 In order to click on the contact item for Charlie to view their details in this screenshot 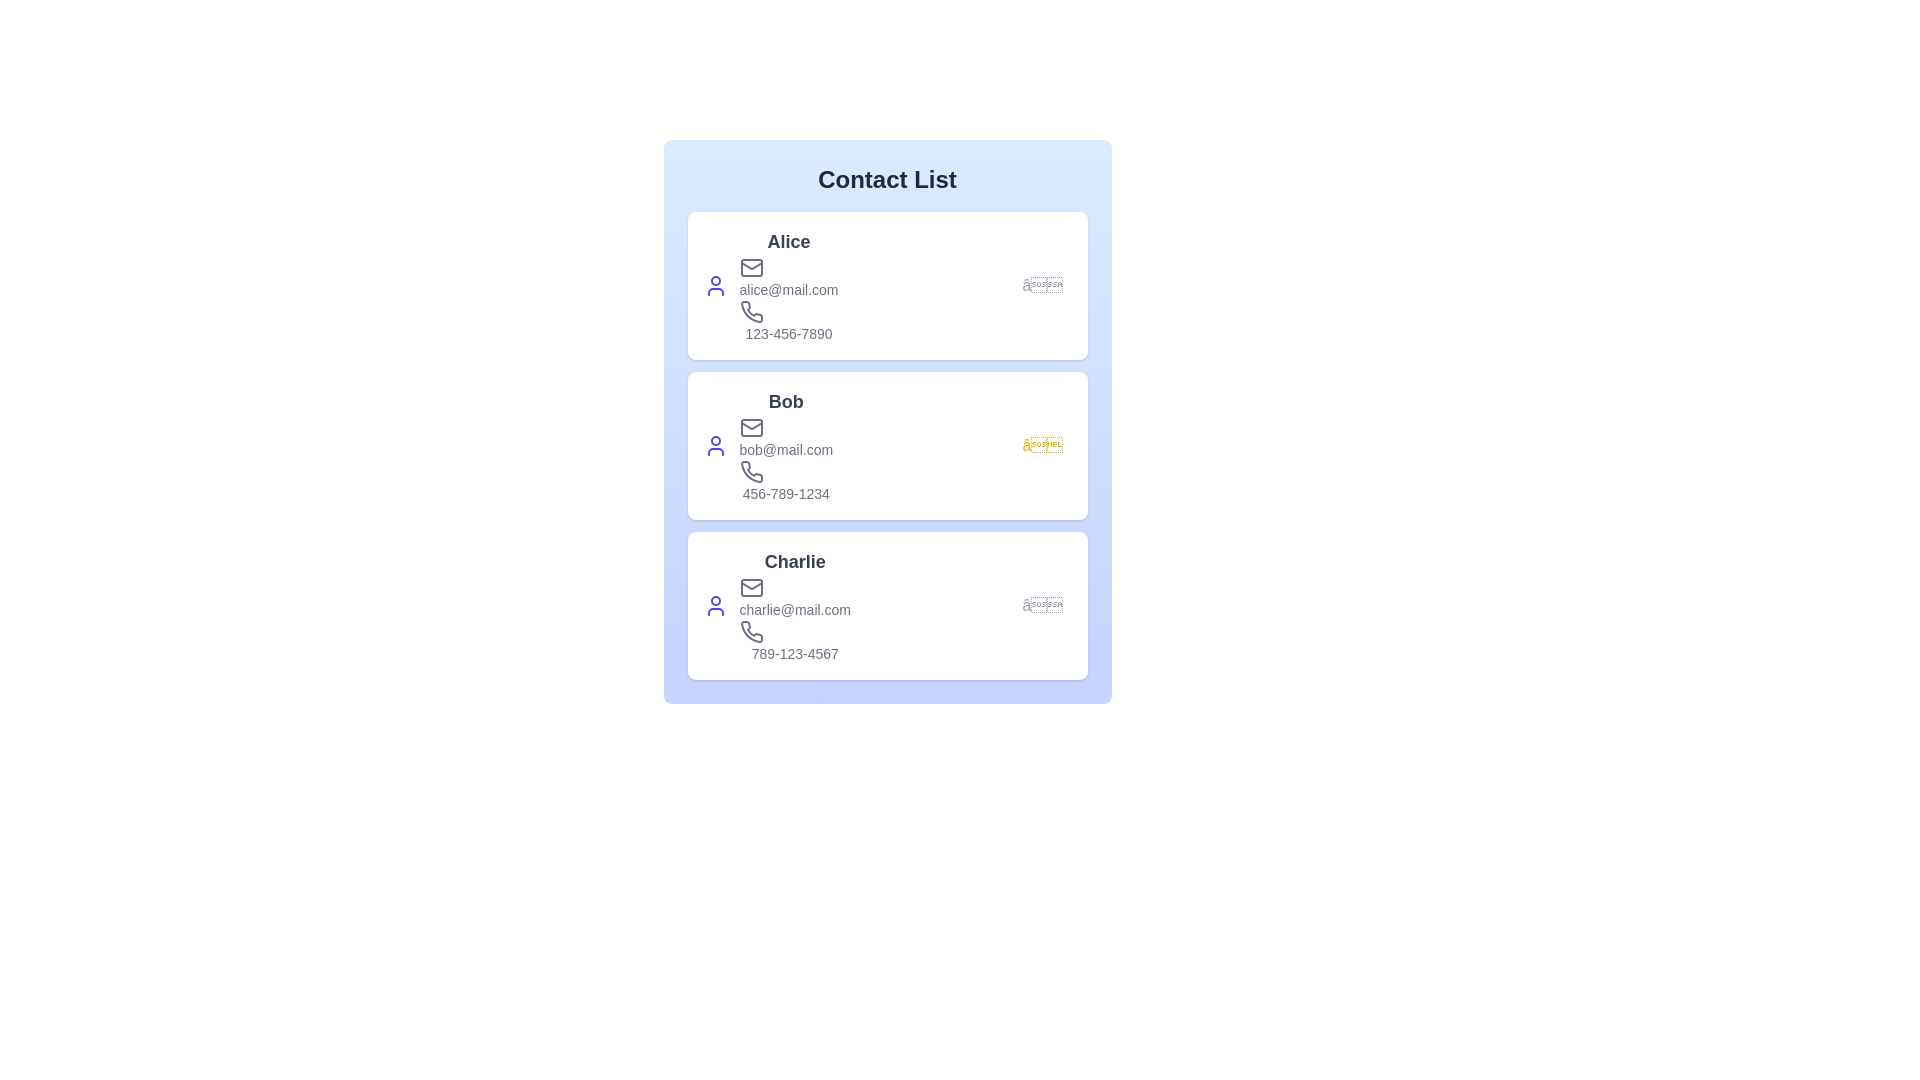, I will do `click(886, 604)`.